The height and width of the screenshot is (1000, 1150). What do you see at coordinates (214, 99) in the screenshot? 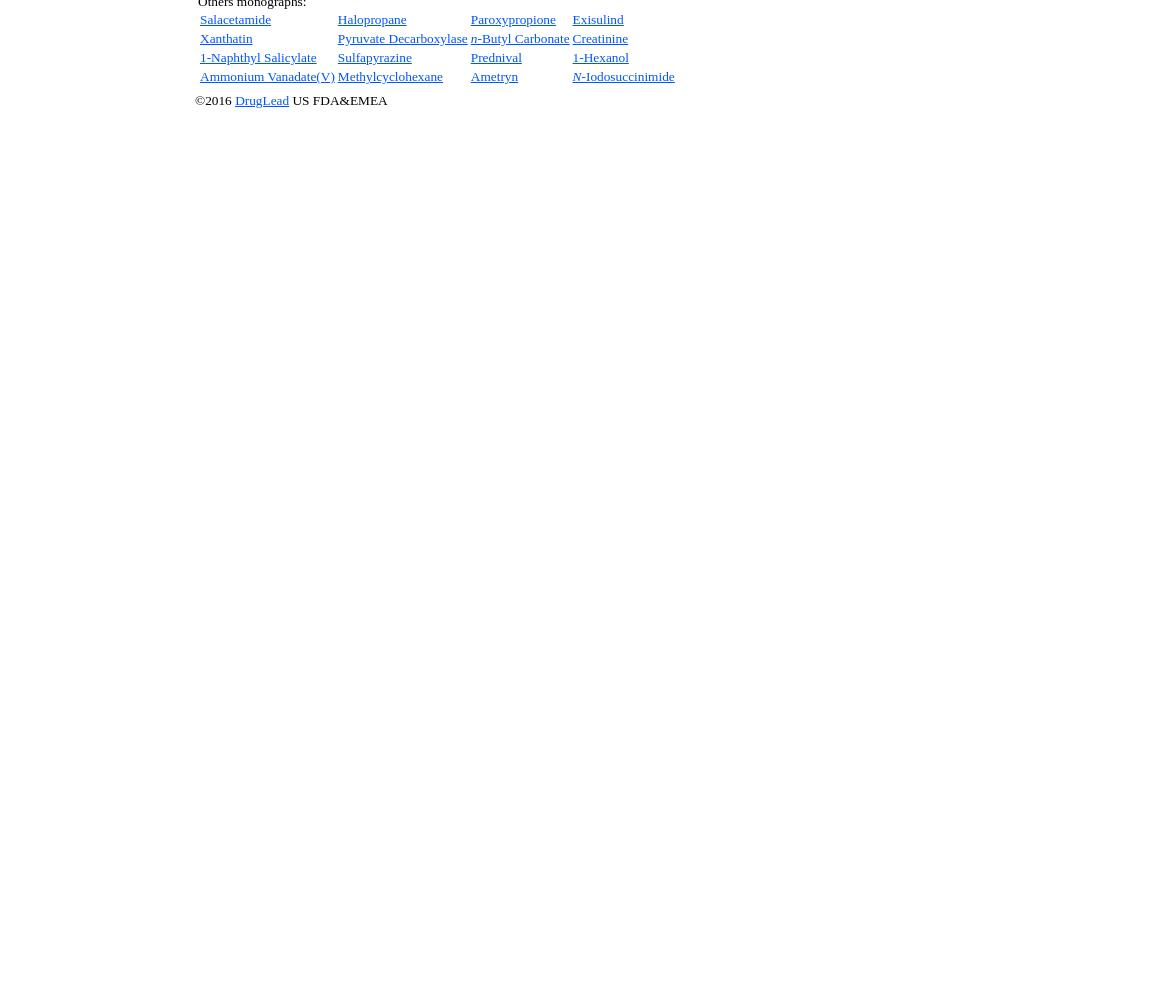
I see `'©2016'` at bounding box center [214, 99].